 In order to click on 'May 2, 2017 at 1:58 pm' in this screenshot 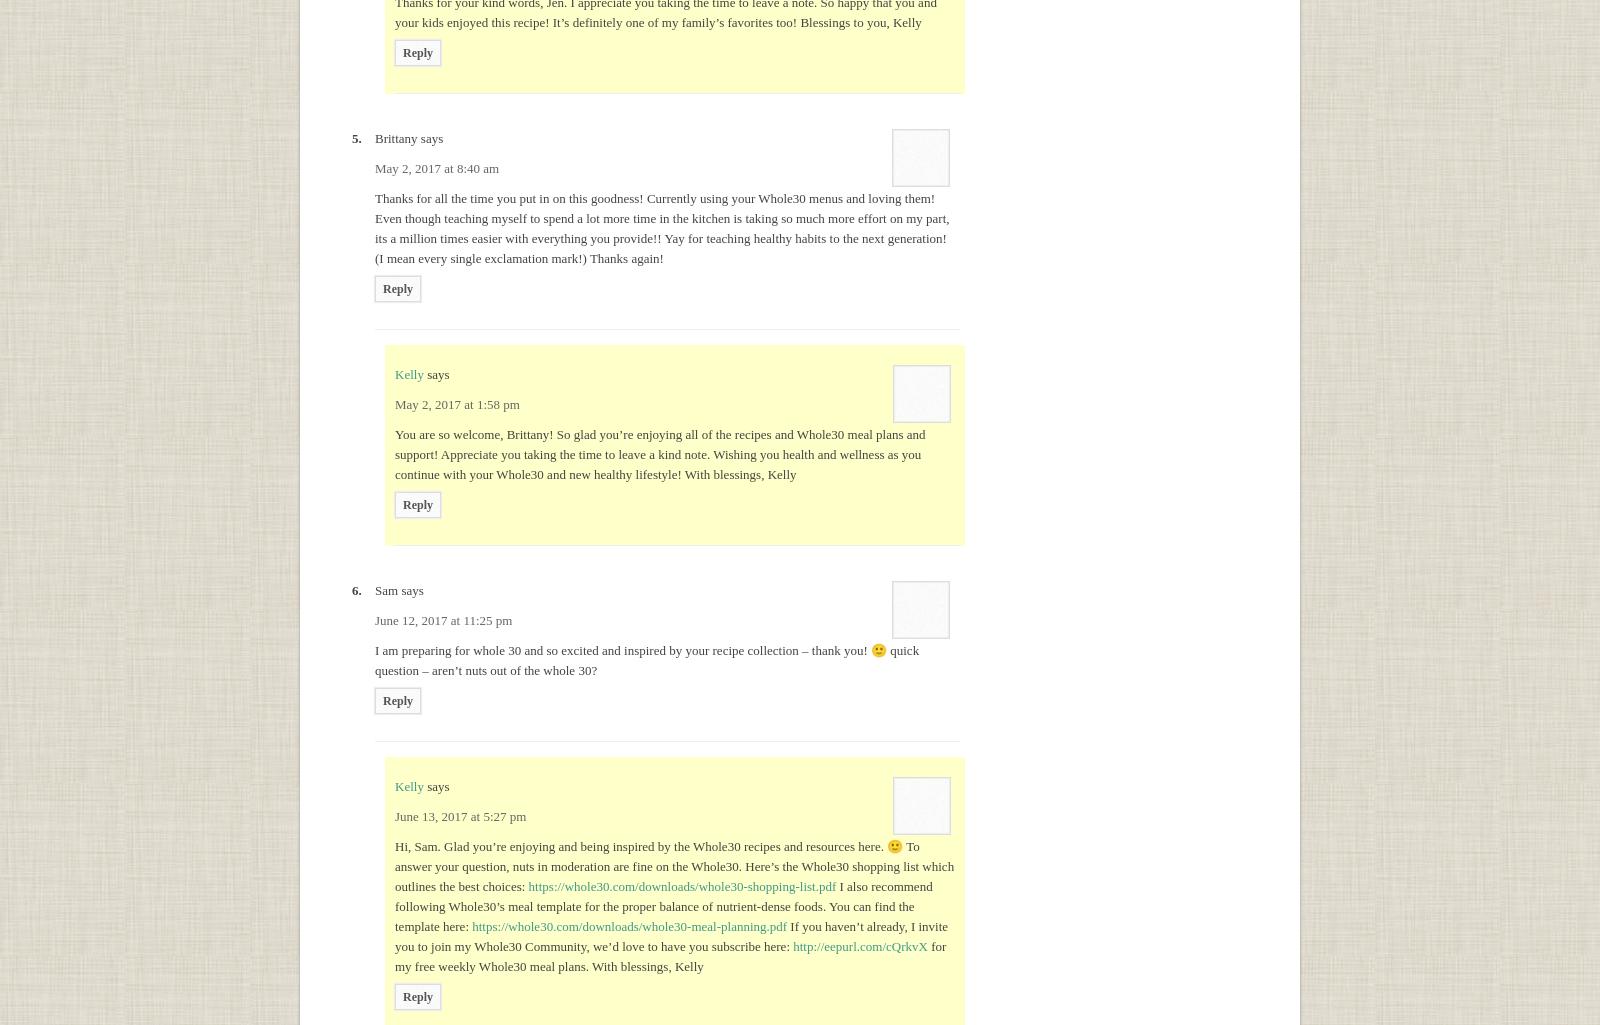, I will do `click(455, 404)`.